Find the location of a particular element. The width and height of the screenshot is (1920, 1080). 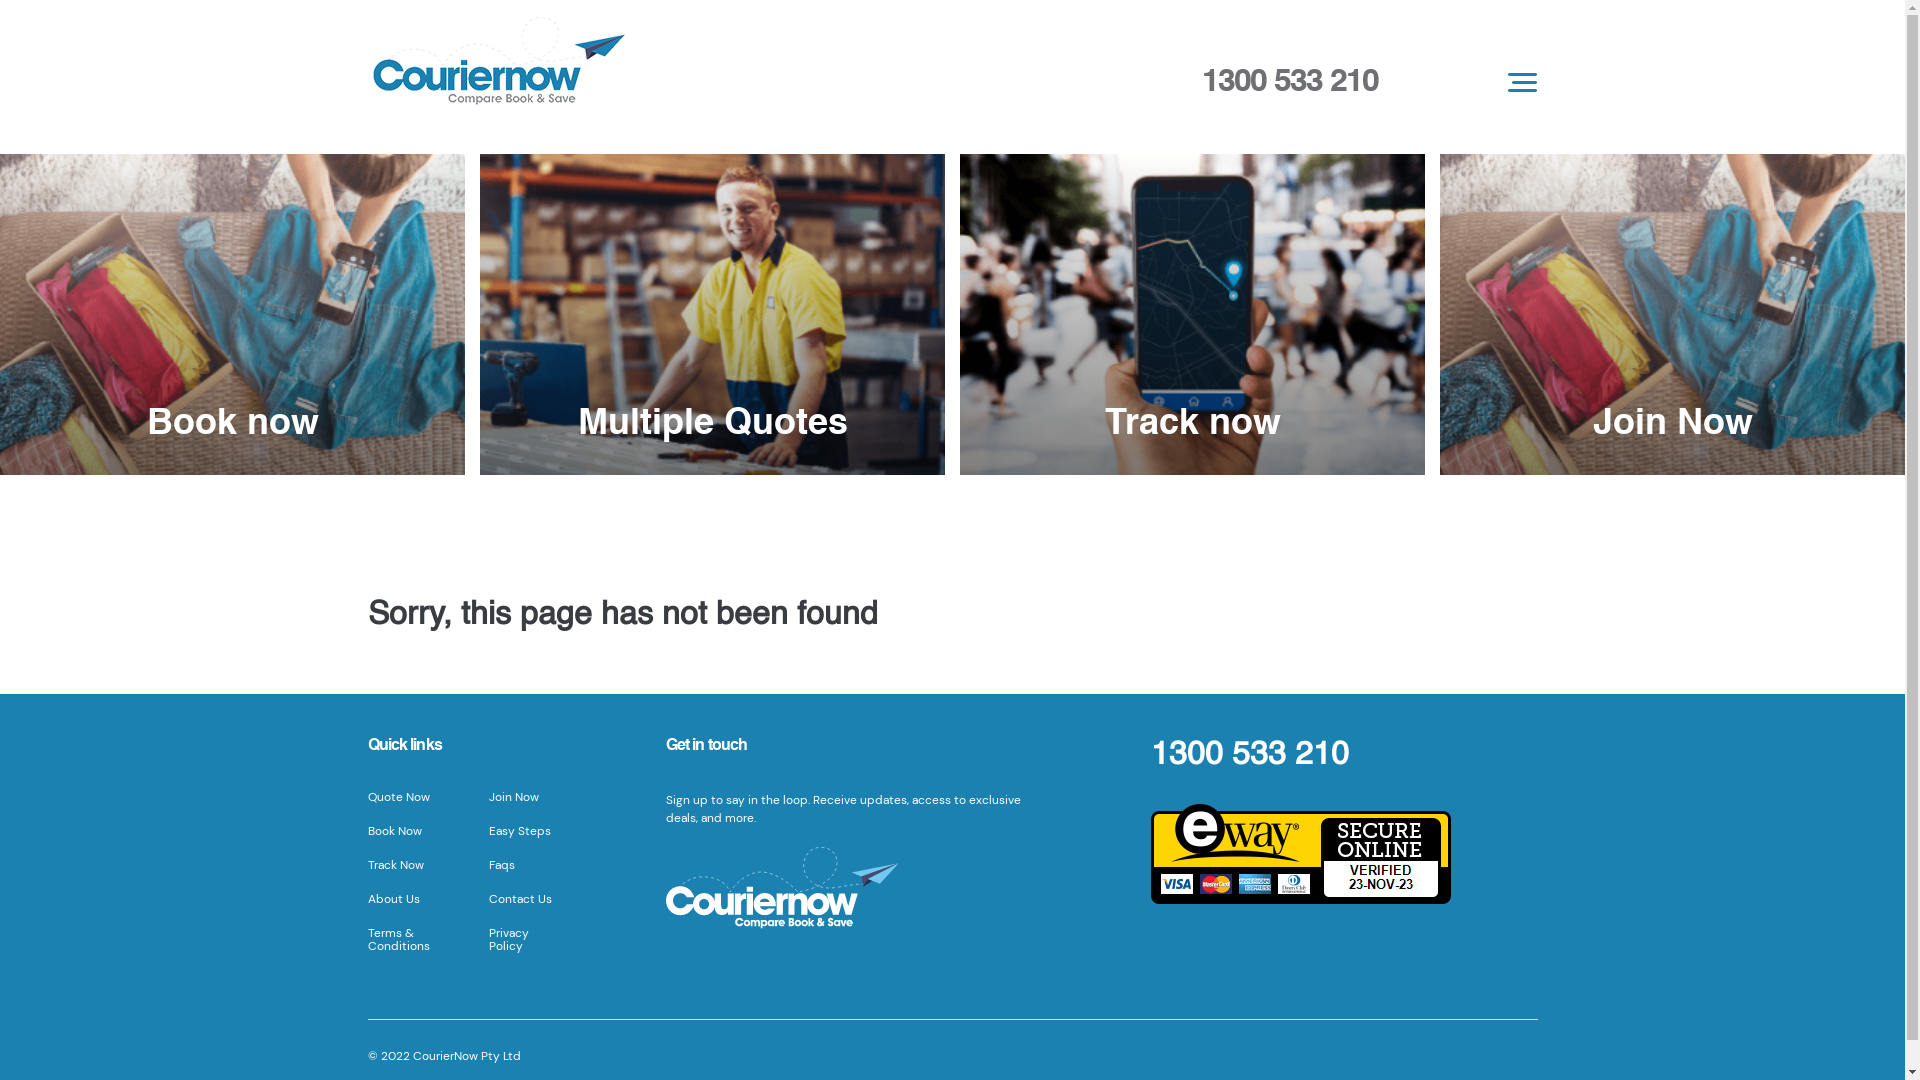

'Book now' is located at coordinates (232, 314).